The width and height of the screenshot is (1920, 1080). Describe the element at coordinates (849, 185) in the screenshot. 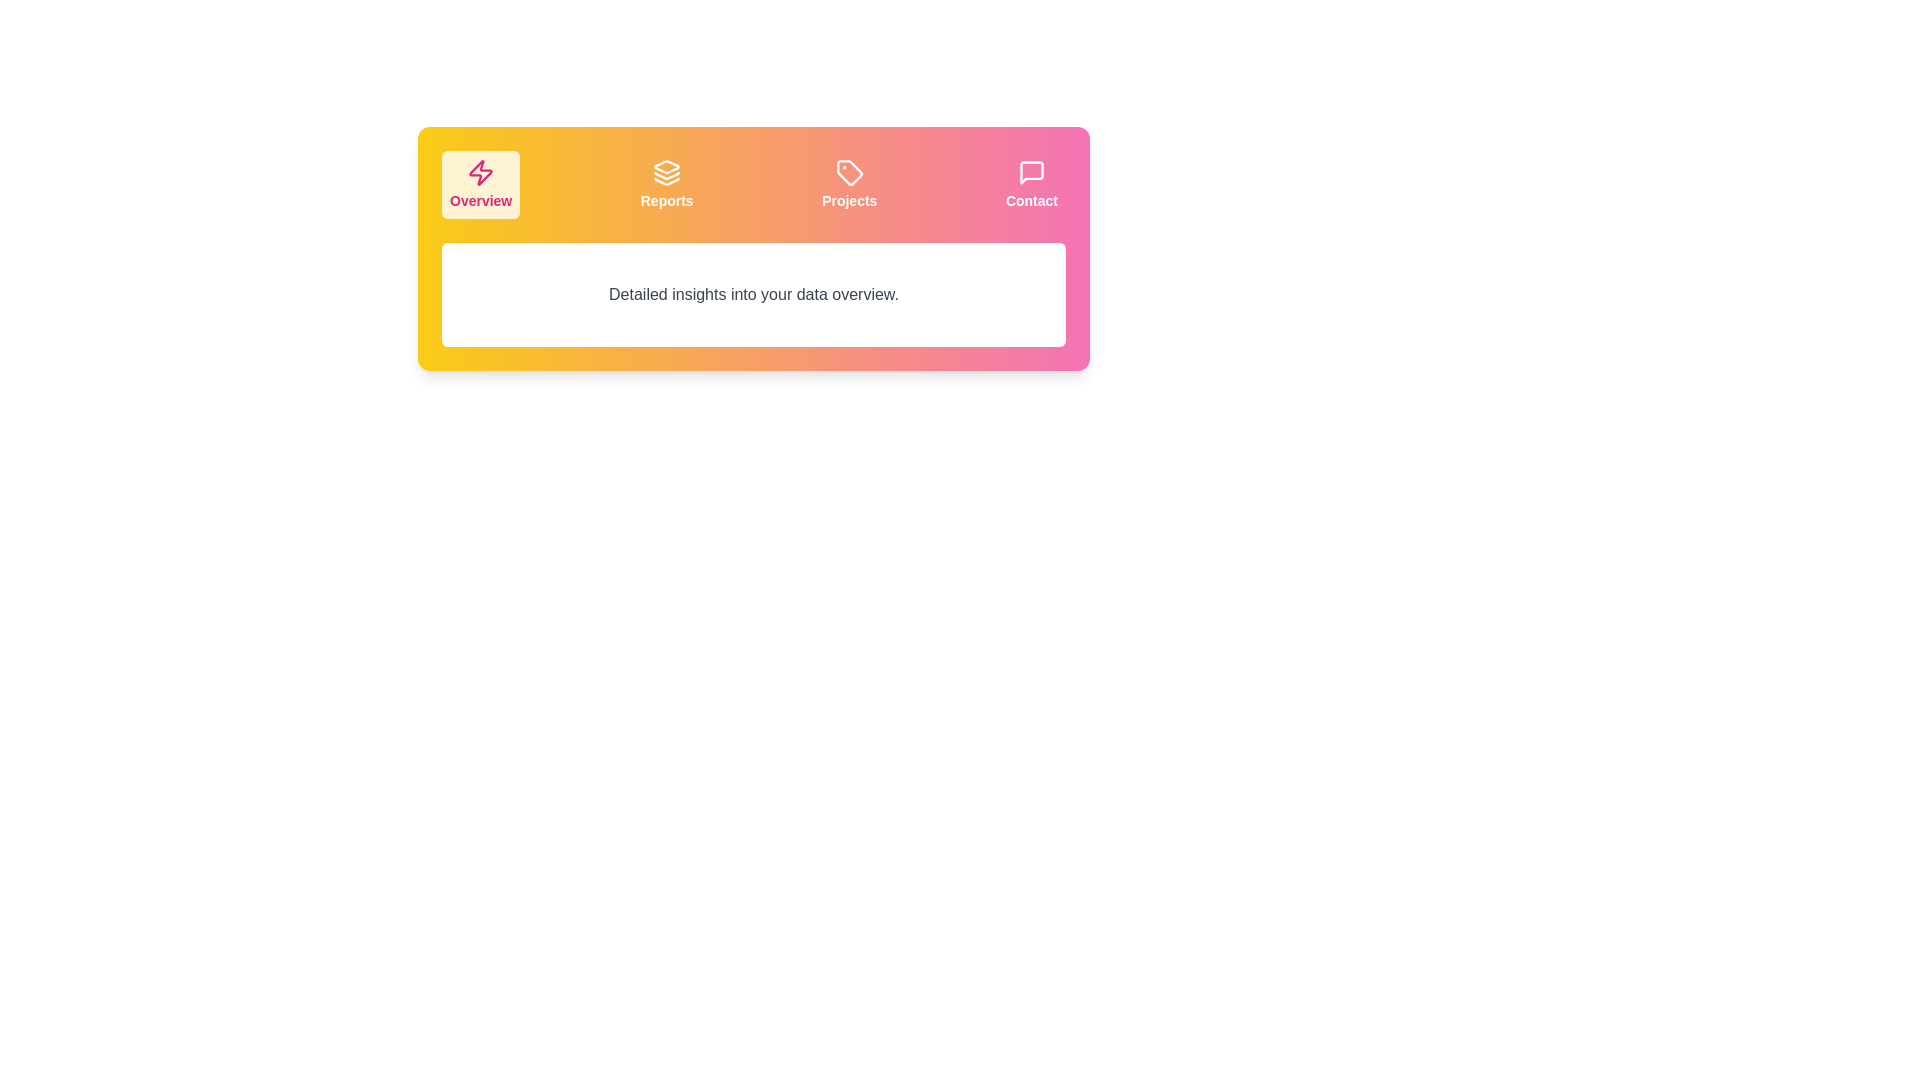

I see `the 'Projects' navigation button with an icon resembling a price tag, located in the horizontal navigation bar` at that location.